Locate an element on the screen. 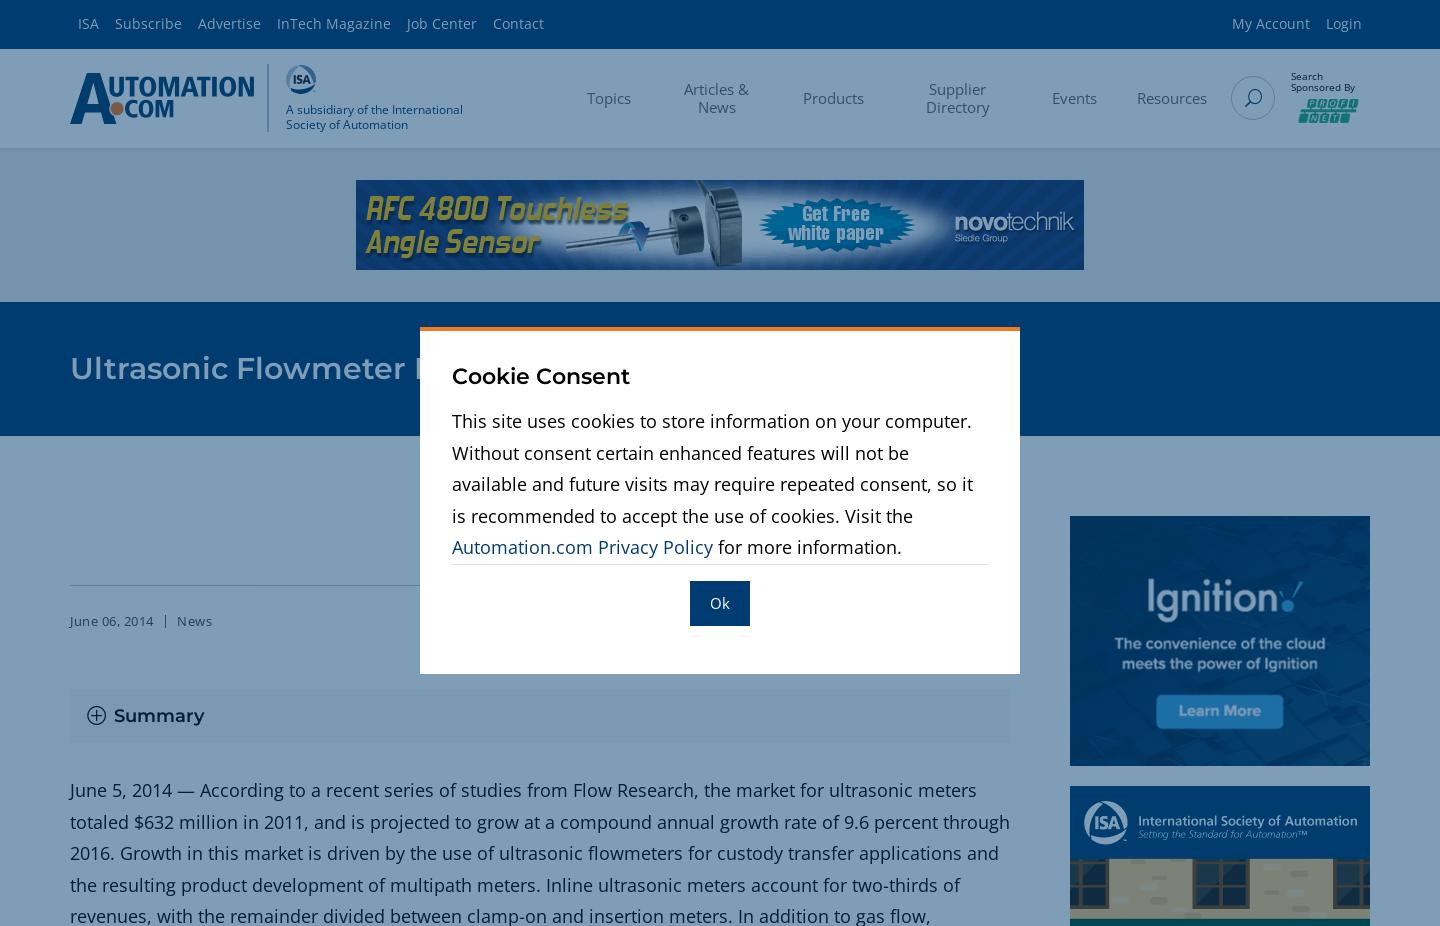 The width and height of the screenshot is (1440, 926). 'for more information.' is located at coordinates (807, 545).